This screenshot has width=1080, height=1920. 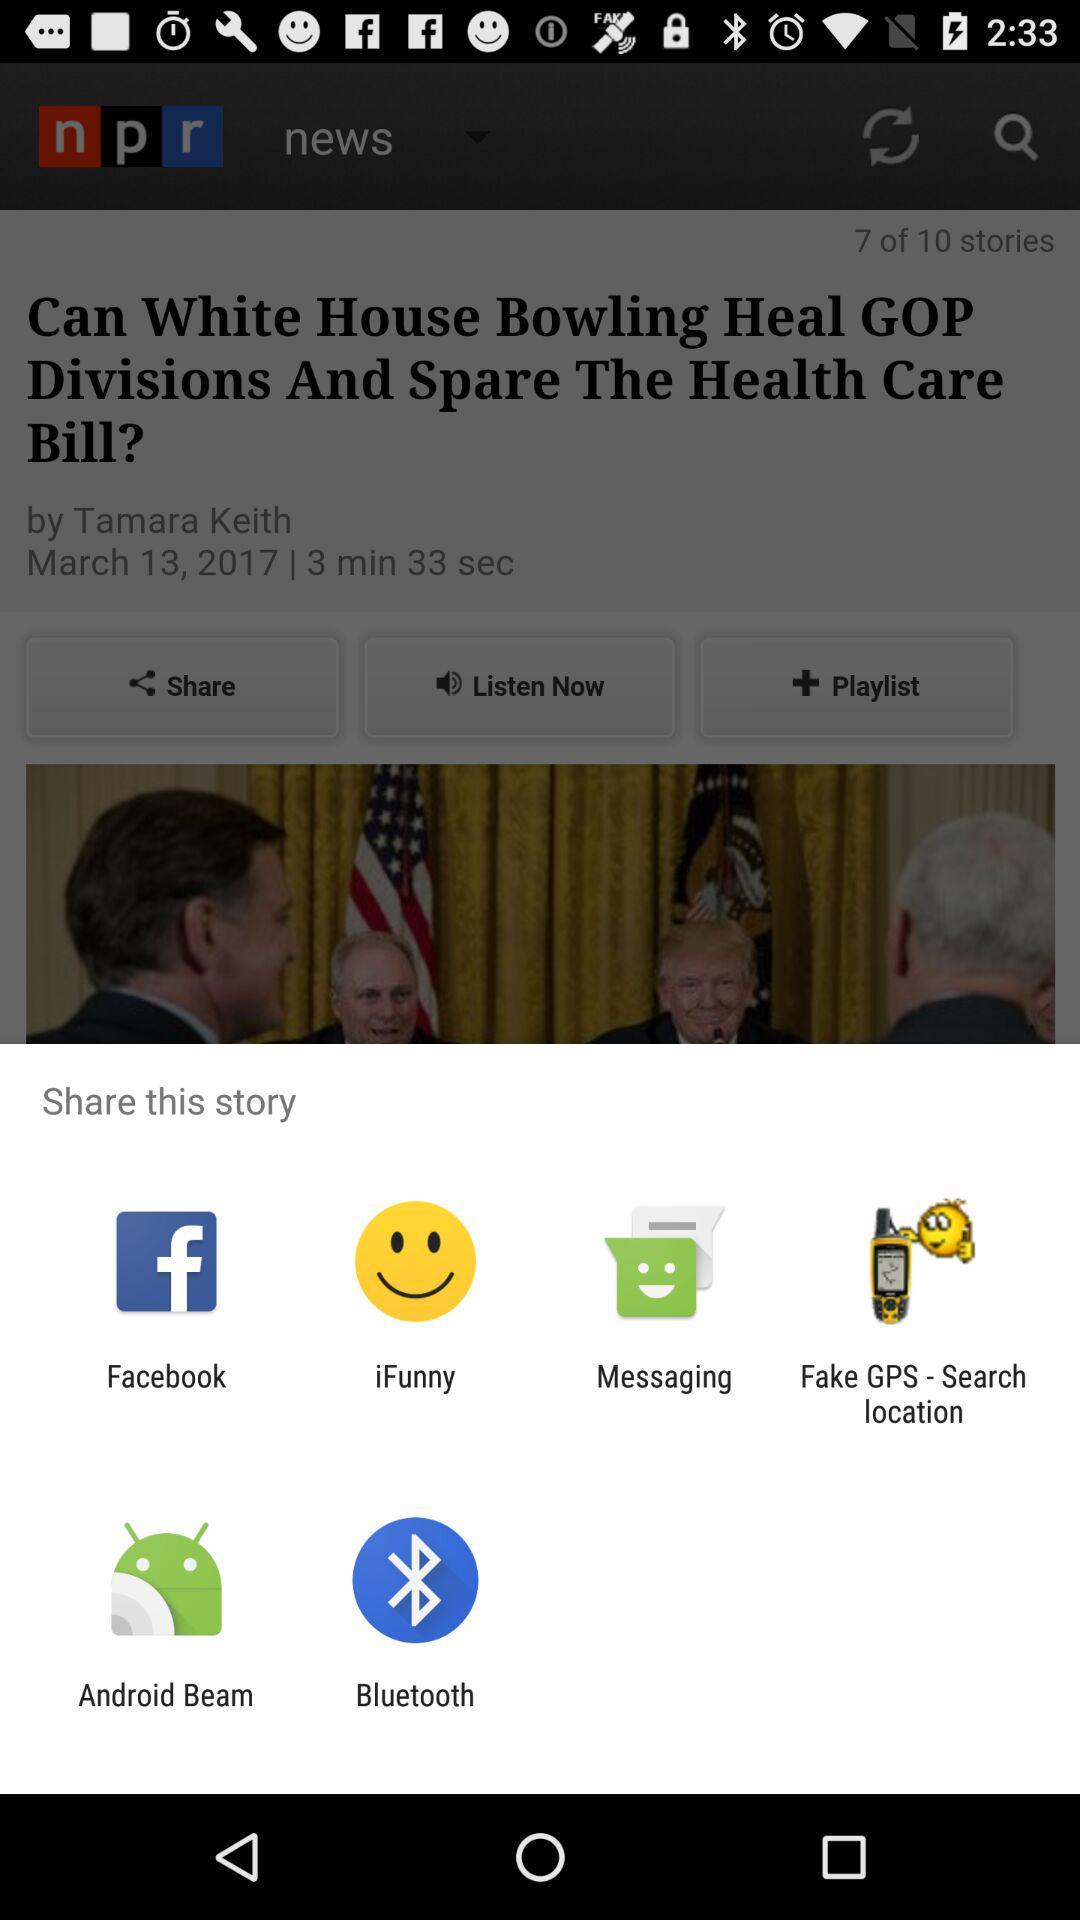 What do you see at coordinates (414, 1392) in the screenshot?
I see `ifunny` at bounding box center [414, 1392].